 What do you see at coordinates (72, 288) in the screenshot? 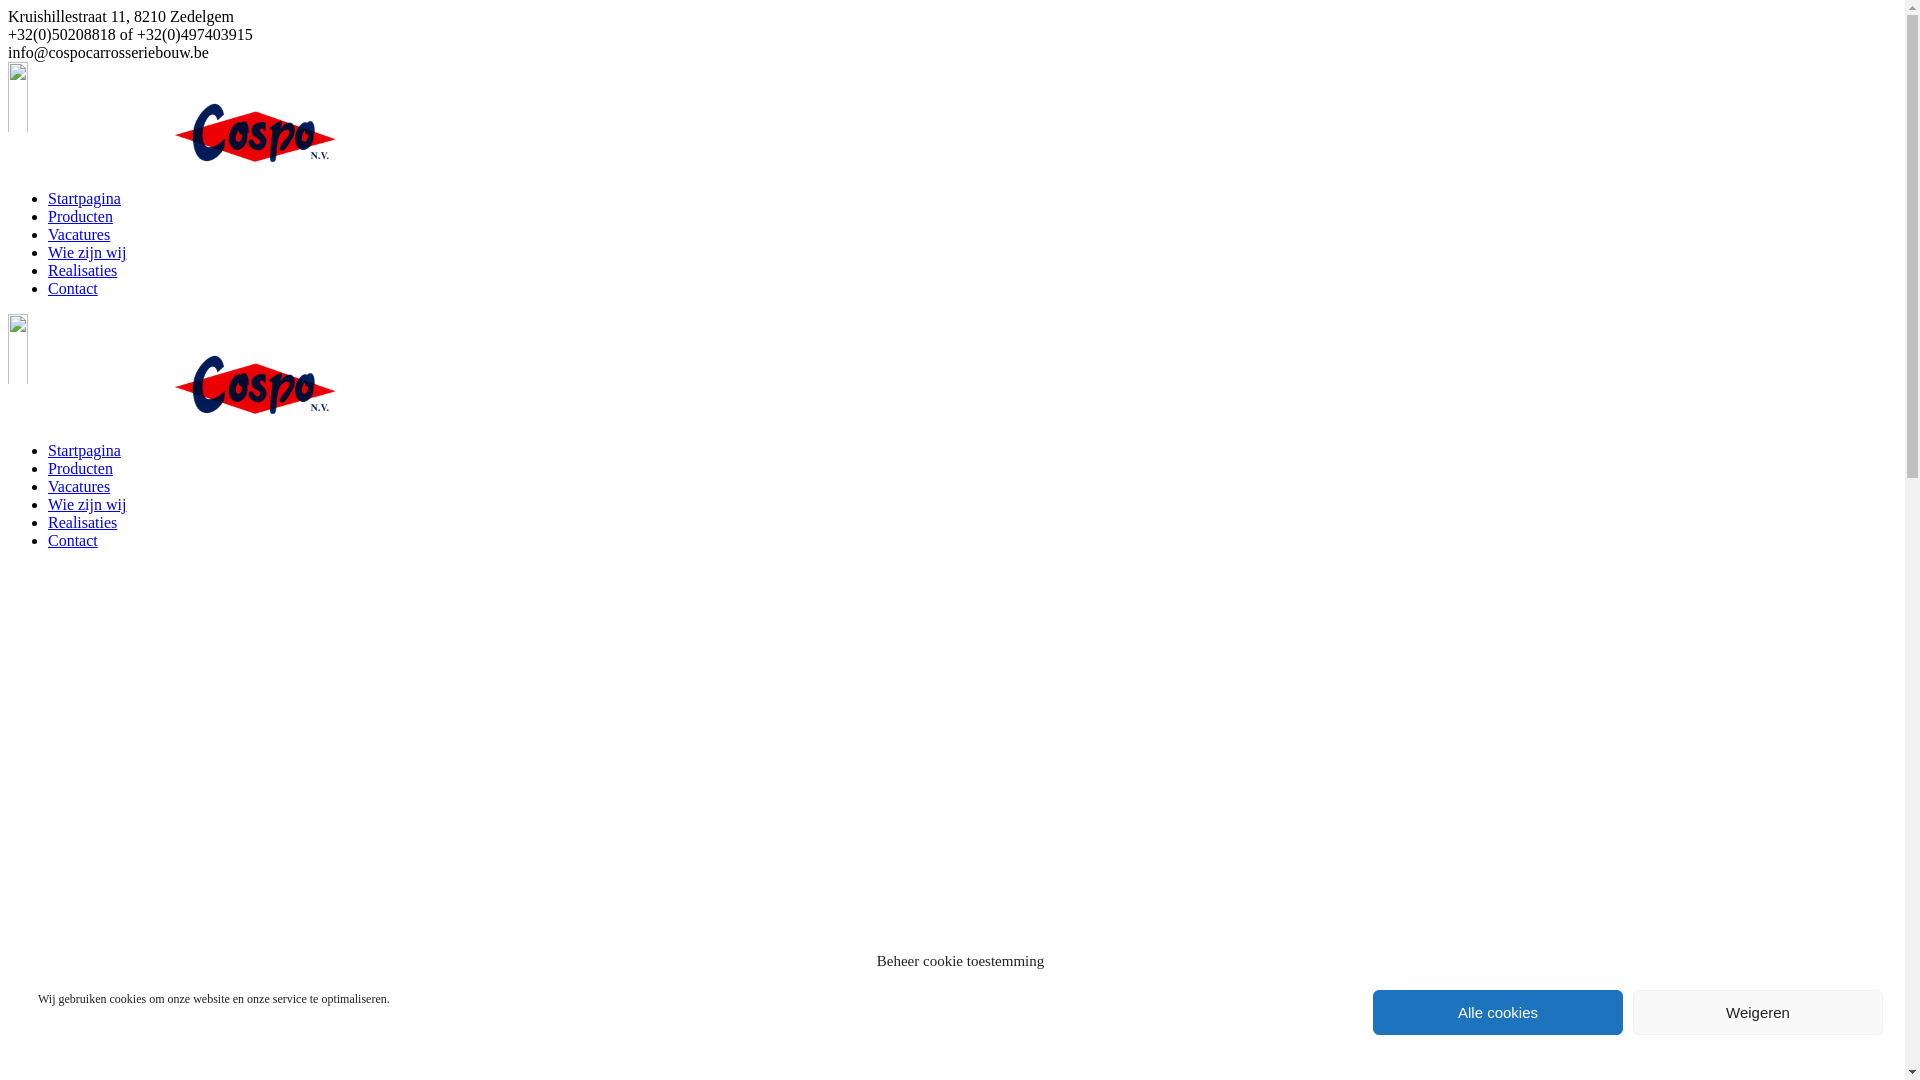
I see `'Contact'` at bounding box center [72, 288].